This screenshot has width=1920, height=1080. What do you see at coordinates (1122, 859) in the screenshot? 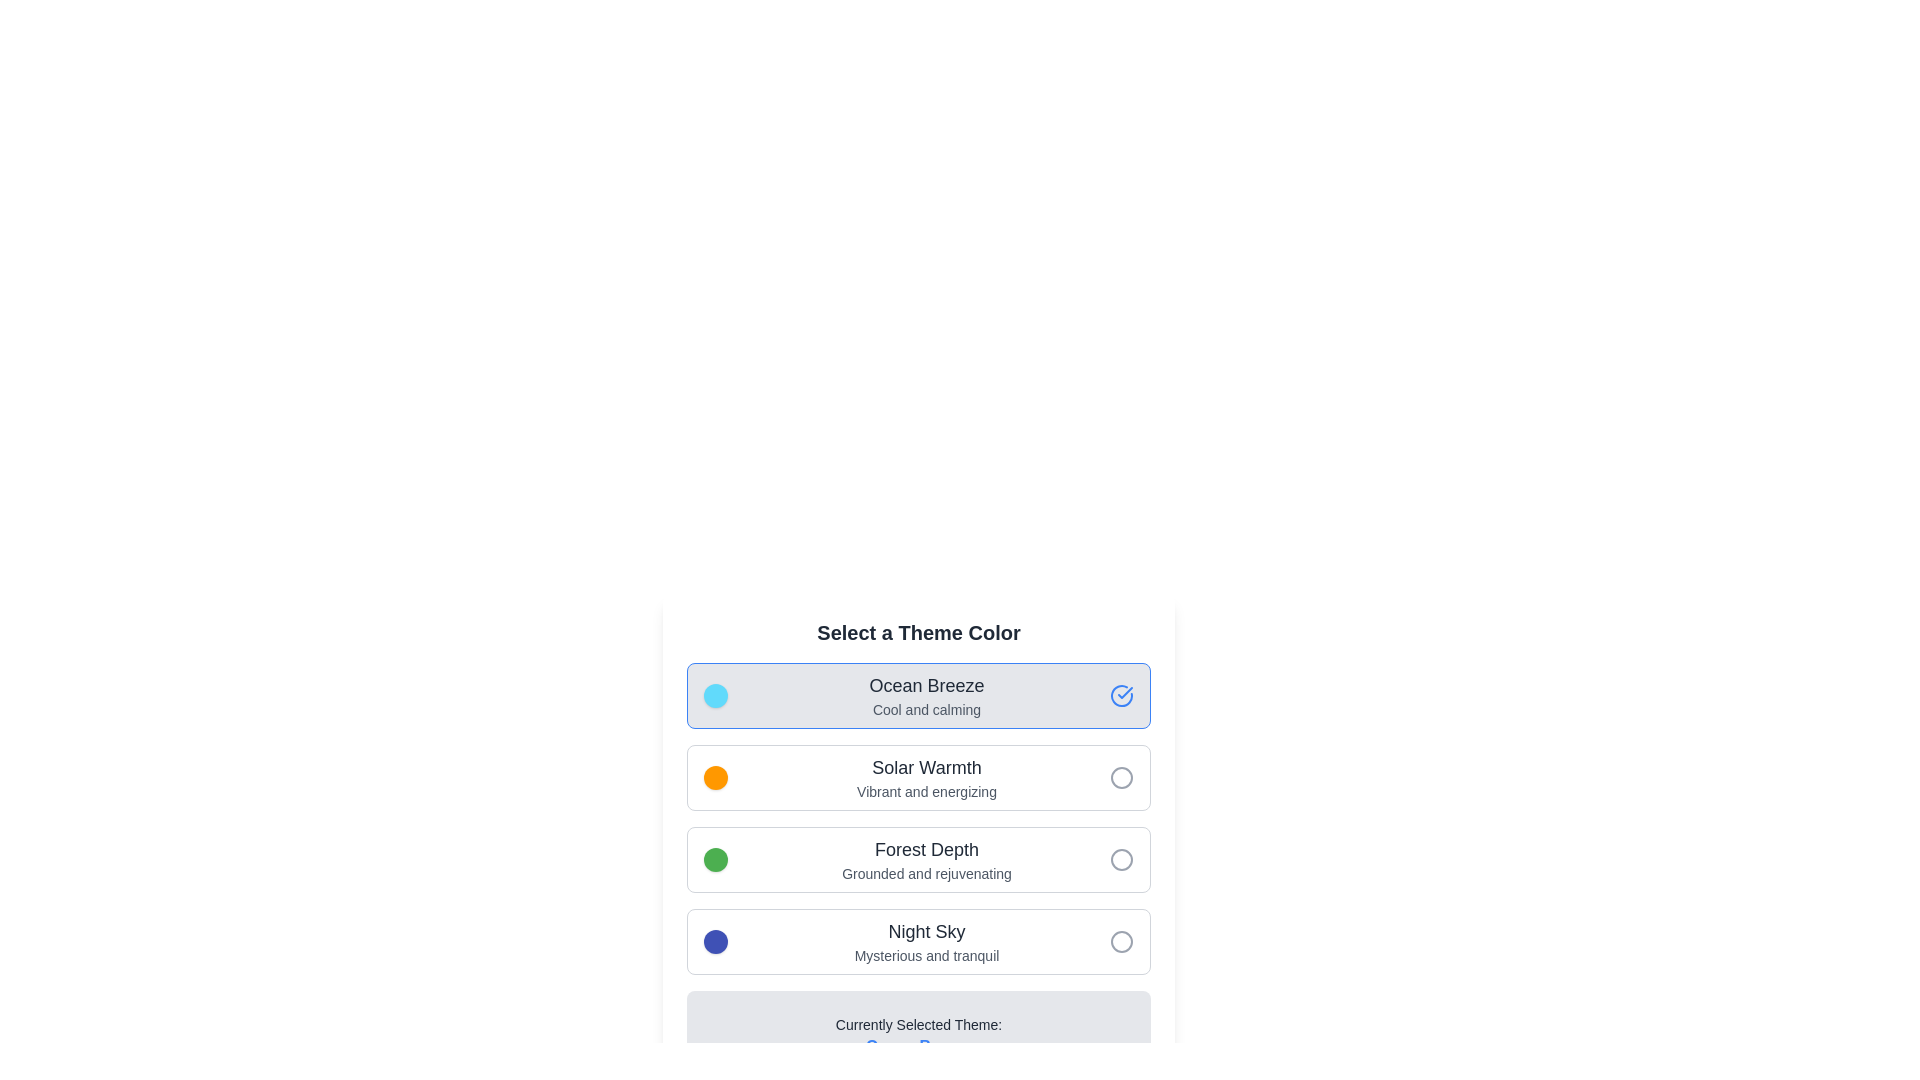
I see `the circular radio button icon located at the far right of the 'Forest Depth' option in the 'Select a Theme Color' section` at bounding box center [1122, 859].